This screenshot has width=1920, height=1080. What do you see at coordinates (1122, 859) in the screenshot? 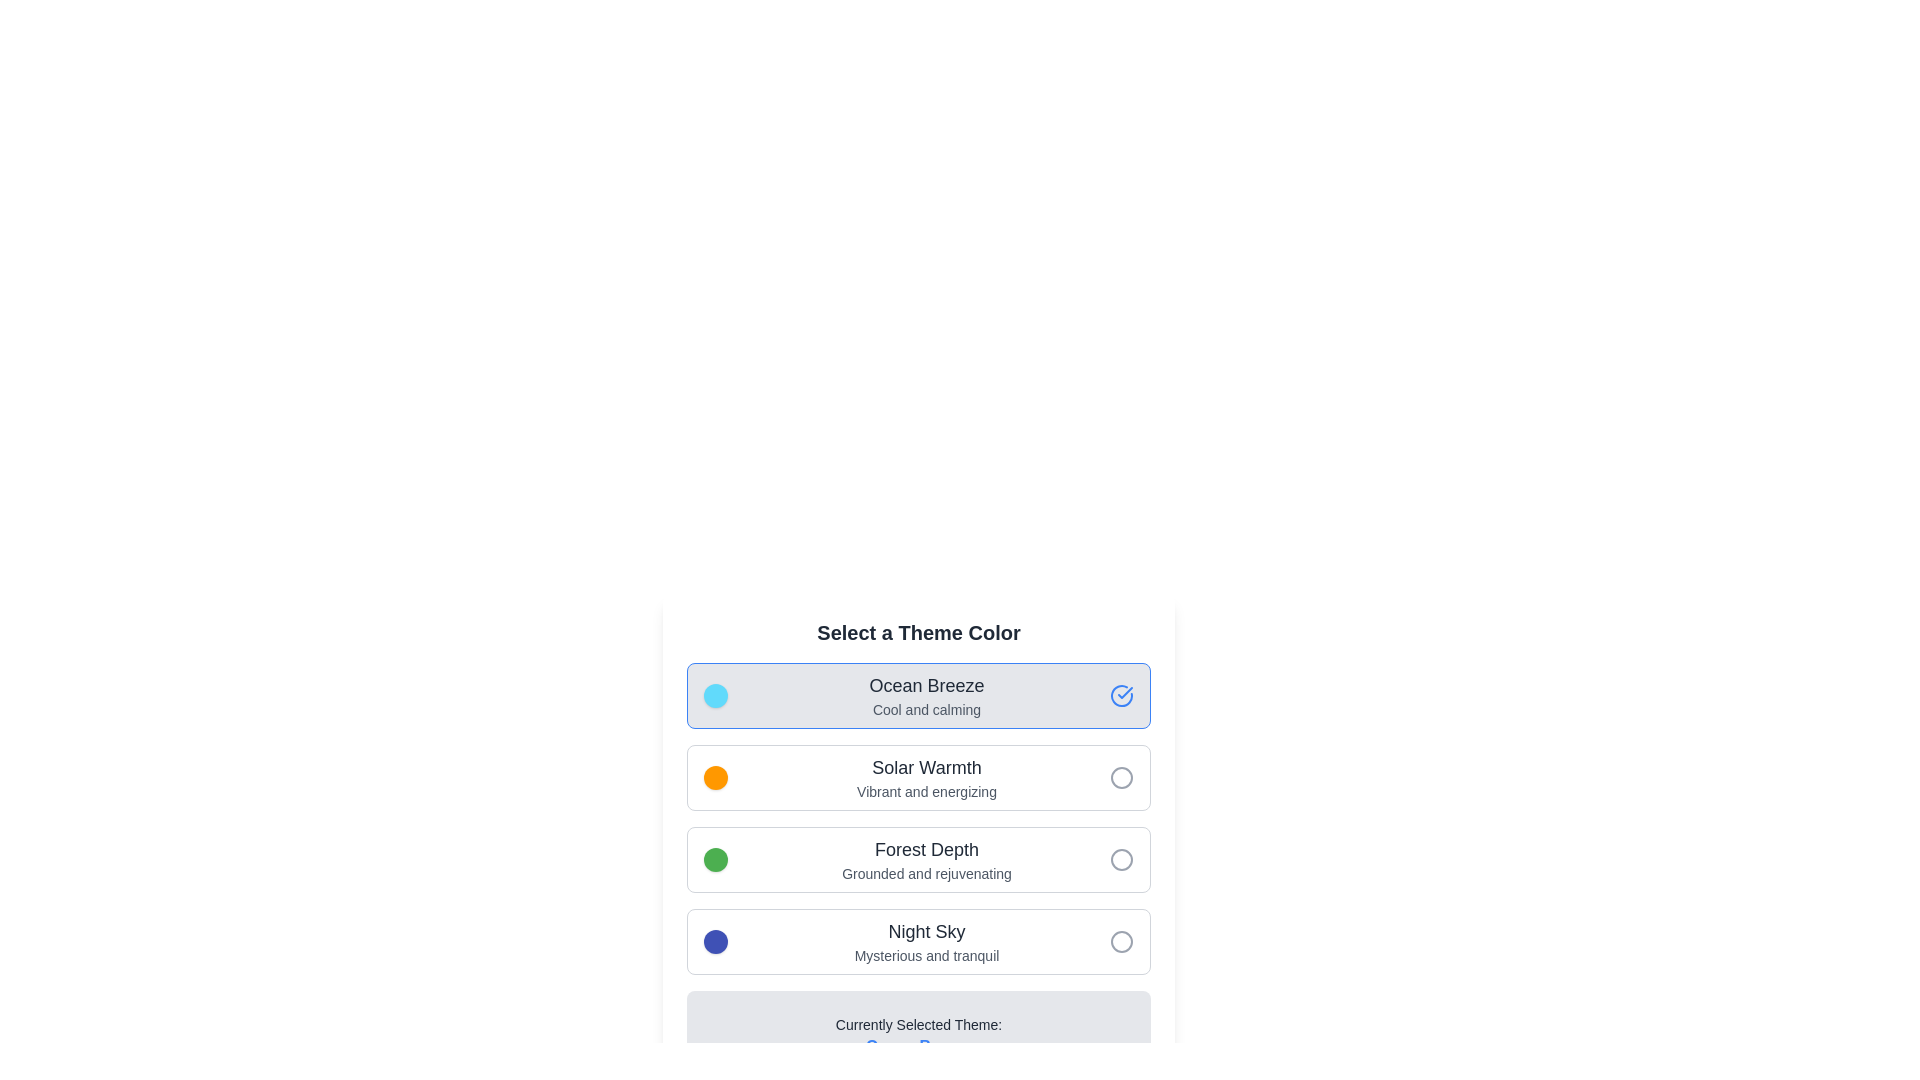
I see `the circular radio button icon located at the far right of the 'Forest Depth' option in the 'Select a Theme Color' section` at bounding box center [1122, 859].